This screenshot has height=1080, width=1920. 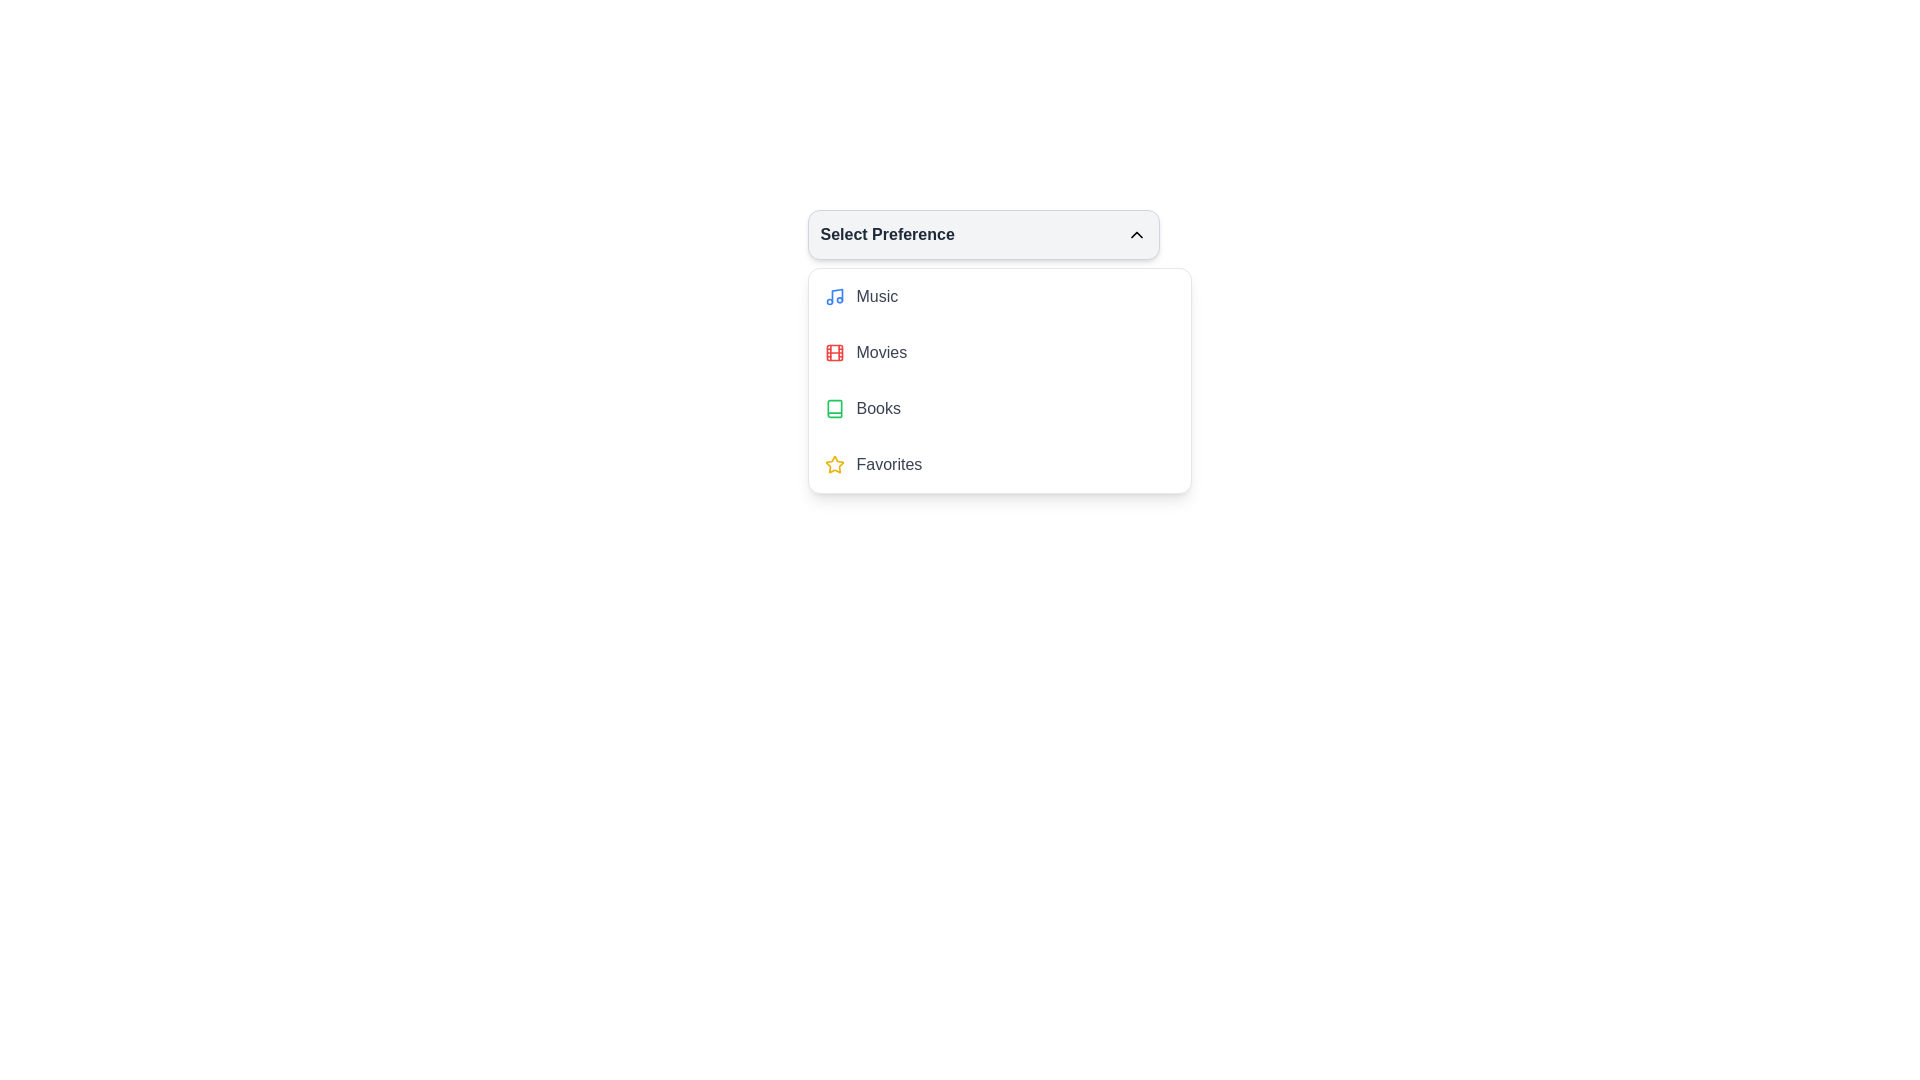 I want to click on the graphical element that is part of the movie reel icon, which is located to the left of the text label 'Movies' in the dropdown list, so click(x=834, y=352).